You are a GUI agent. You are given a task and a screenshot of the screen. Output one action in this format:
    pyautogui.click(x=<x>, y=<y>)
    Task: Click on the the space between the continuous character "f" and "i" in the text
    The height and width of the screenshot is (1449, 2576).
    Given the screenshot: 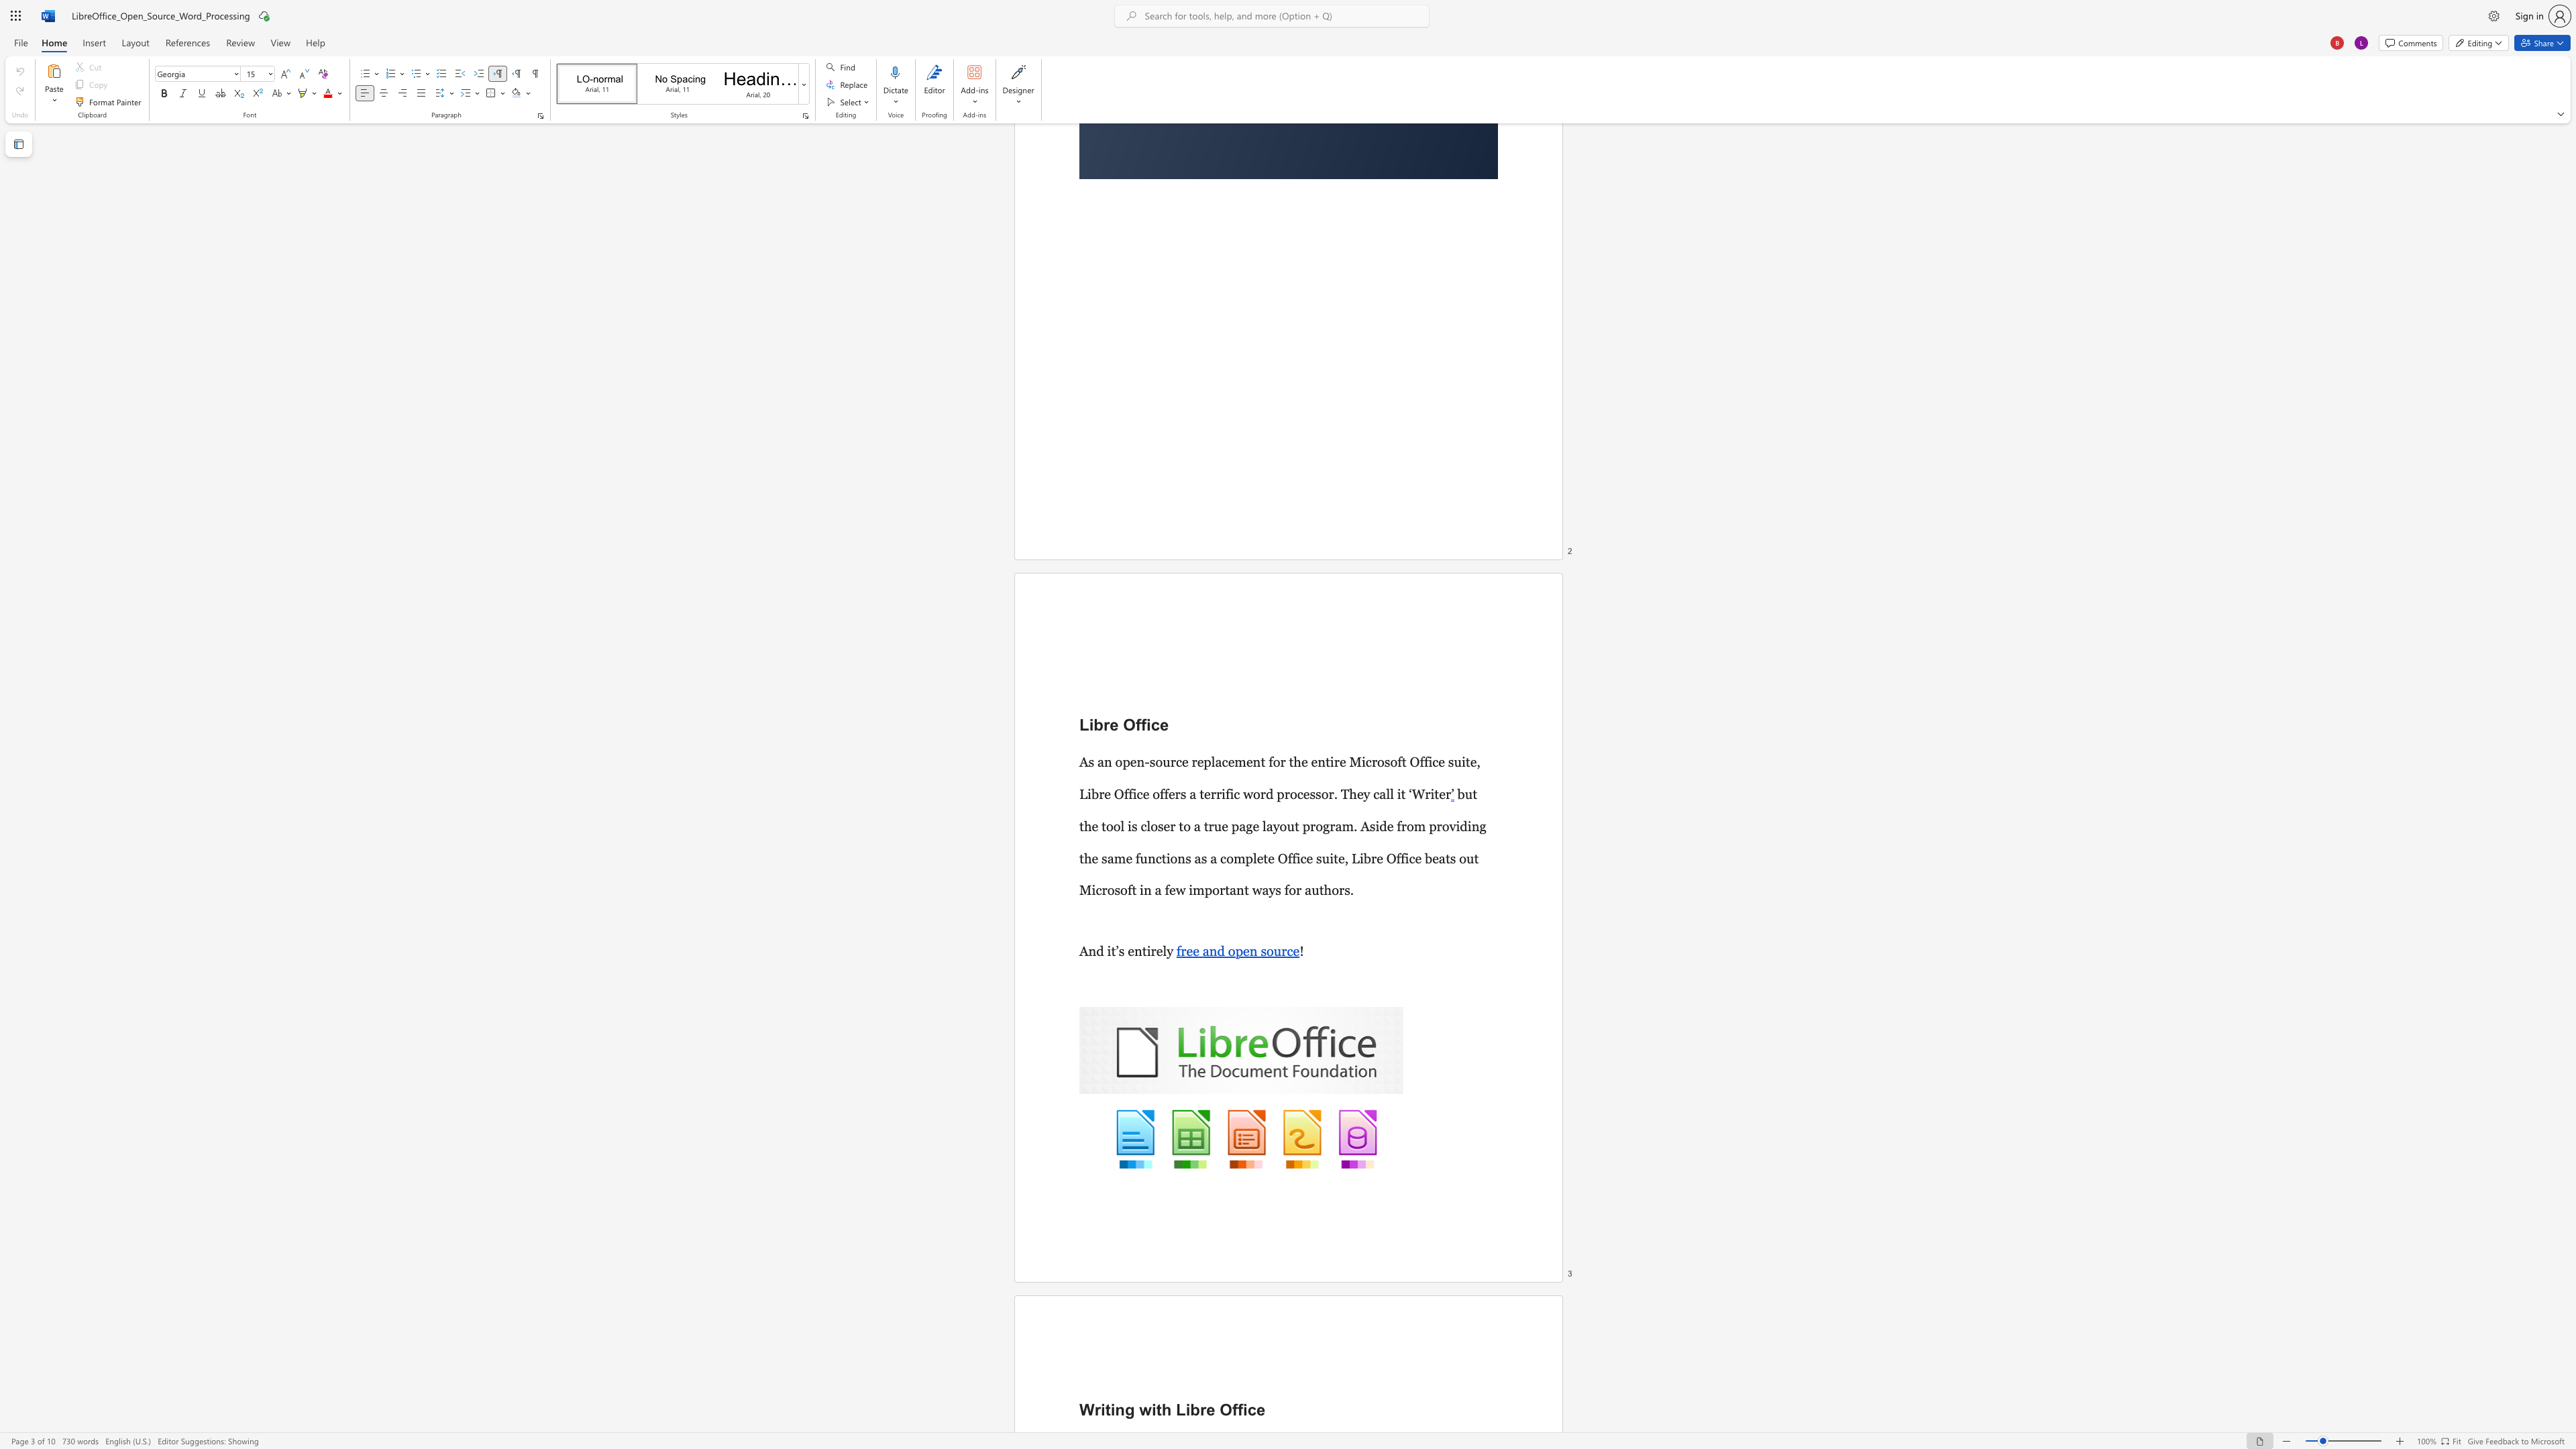 What is the action you would take?
    pyautogui.click(x=1241, y=1408)
    